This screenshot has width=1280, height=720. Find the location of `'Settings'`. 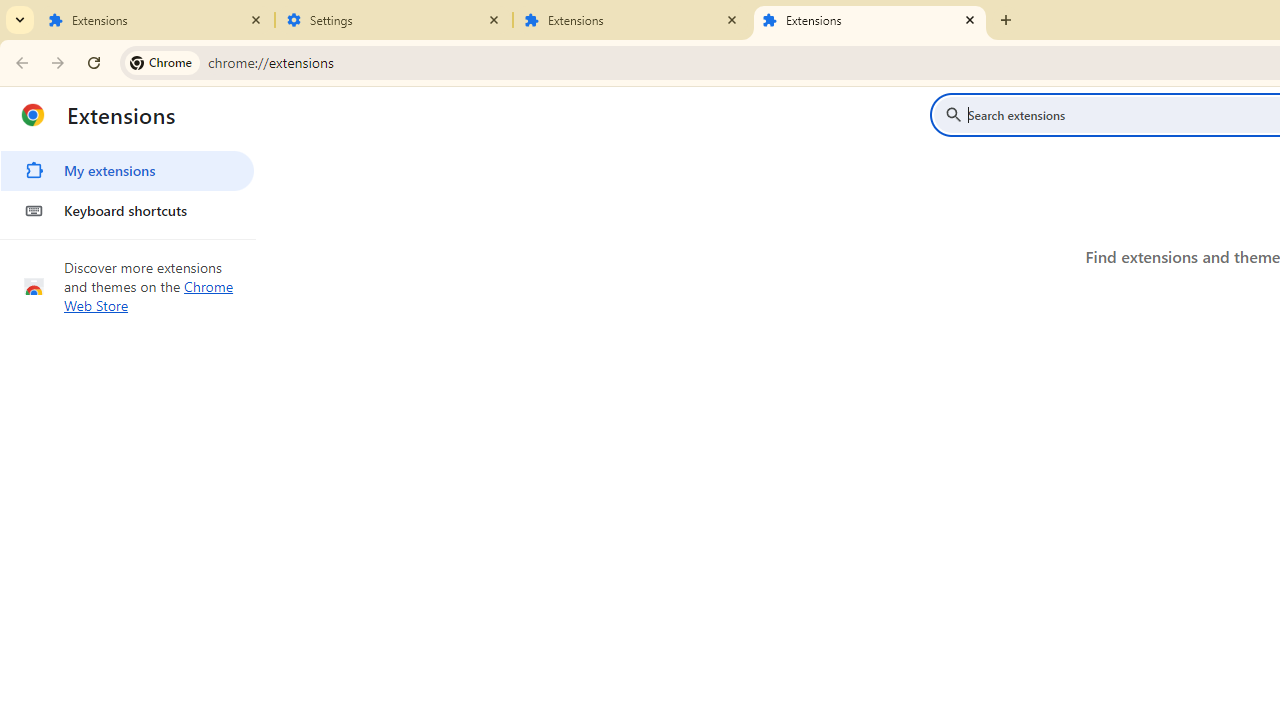

'Settings' is located at coordinates (394, 20).